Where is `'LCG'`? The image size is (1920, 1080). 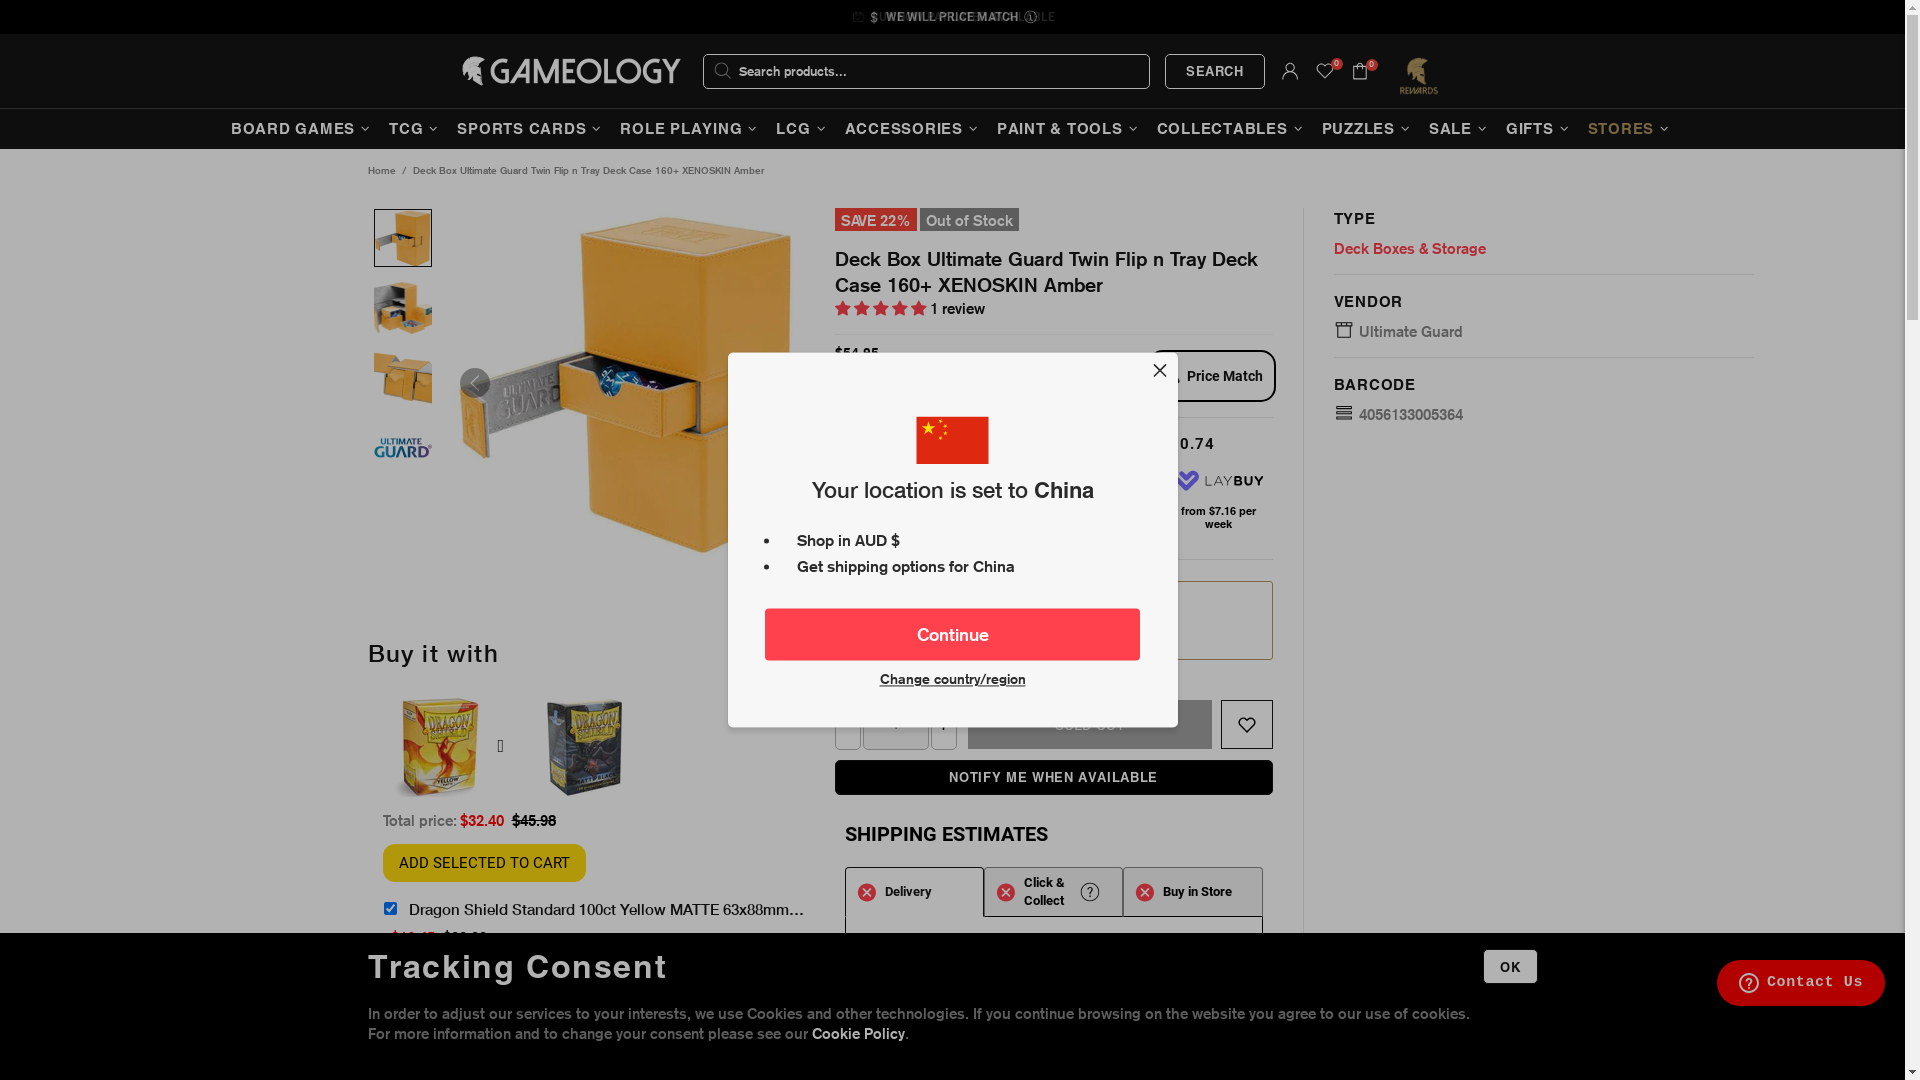 'LCG' is located at coordinates (802, 128).